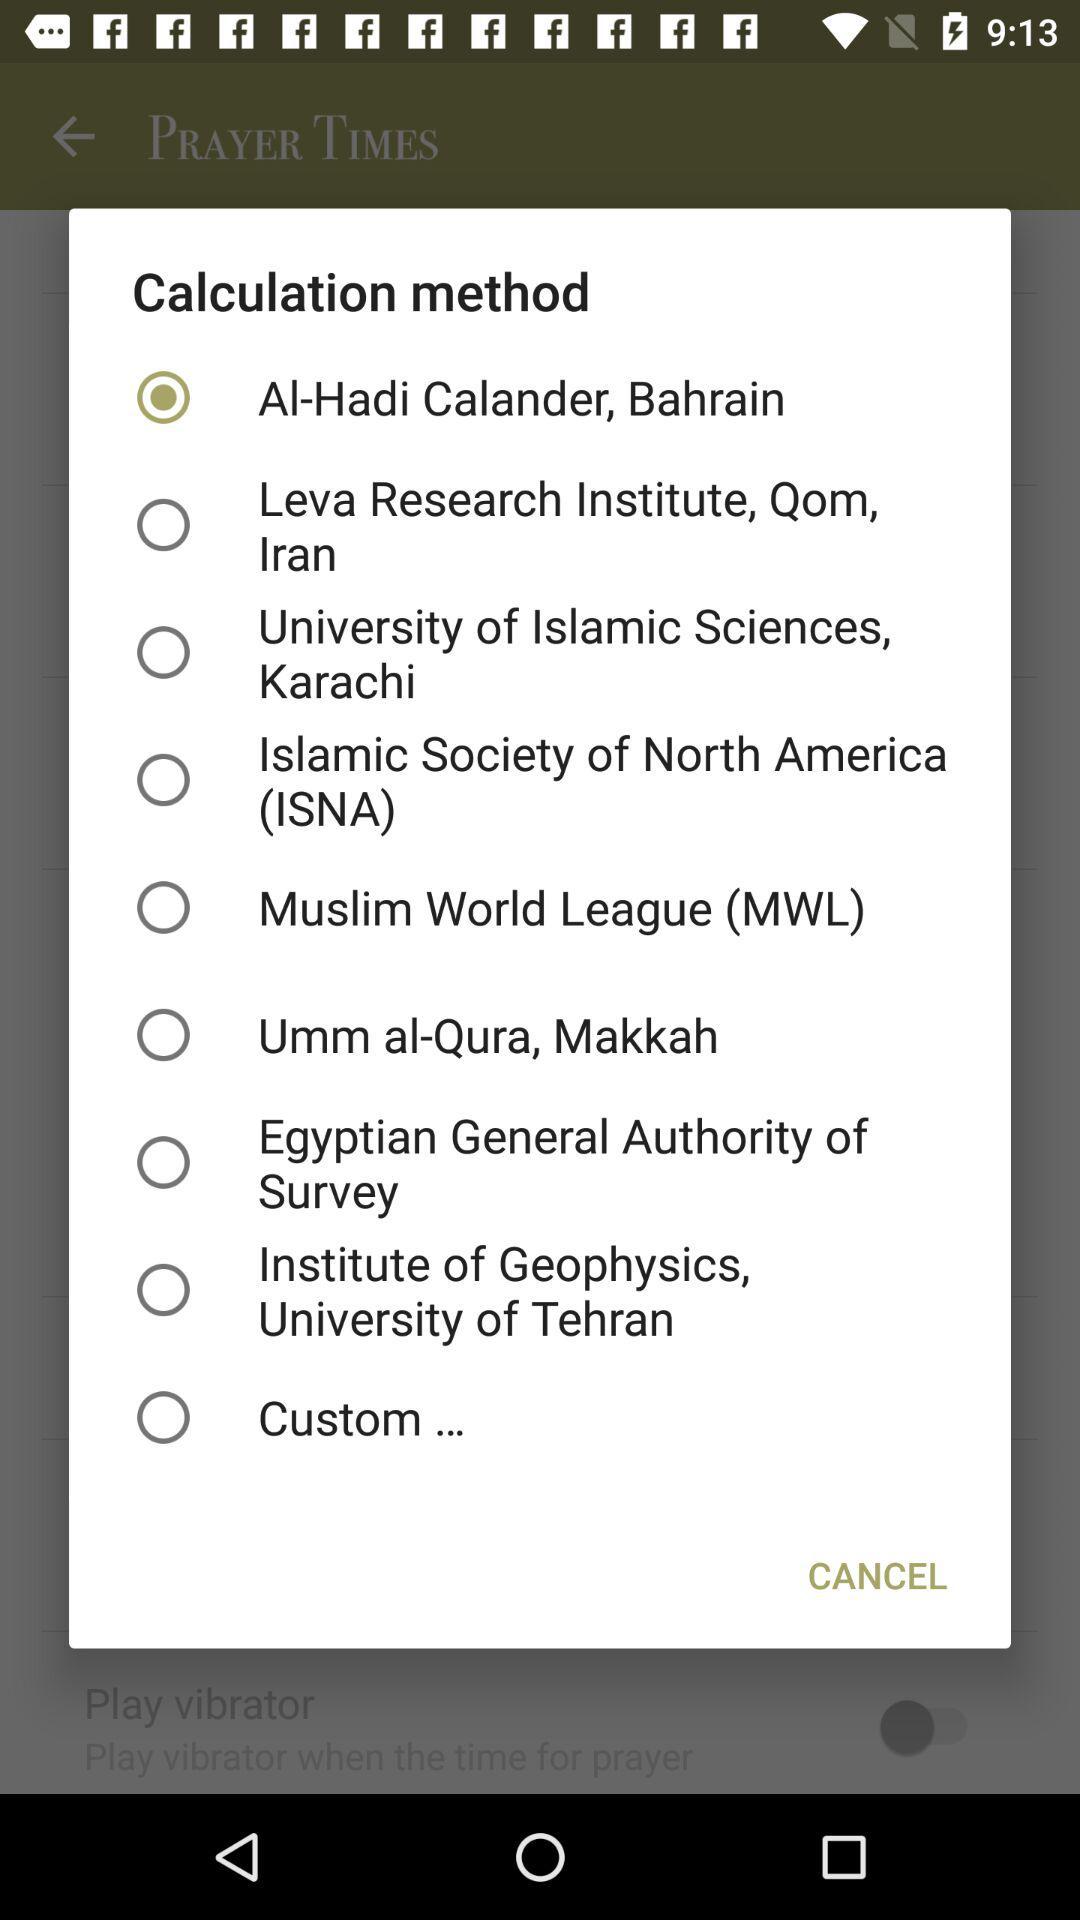  I want to click on cancel item, so click(876, 1573).